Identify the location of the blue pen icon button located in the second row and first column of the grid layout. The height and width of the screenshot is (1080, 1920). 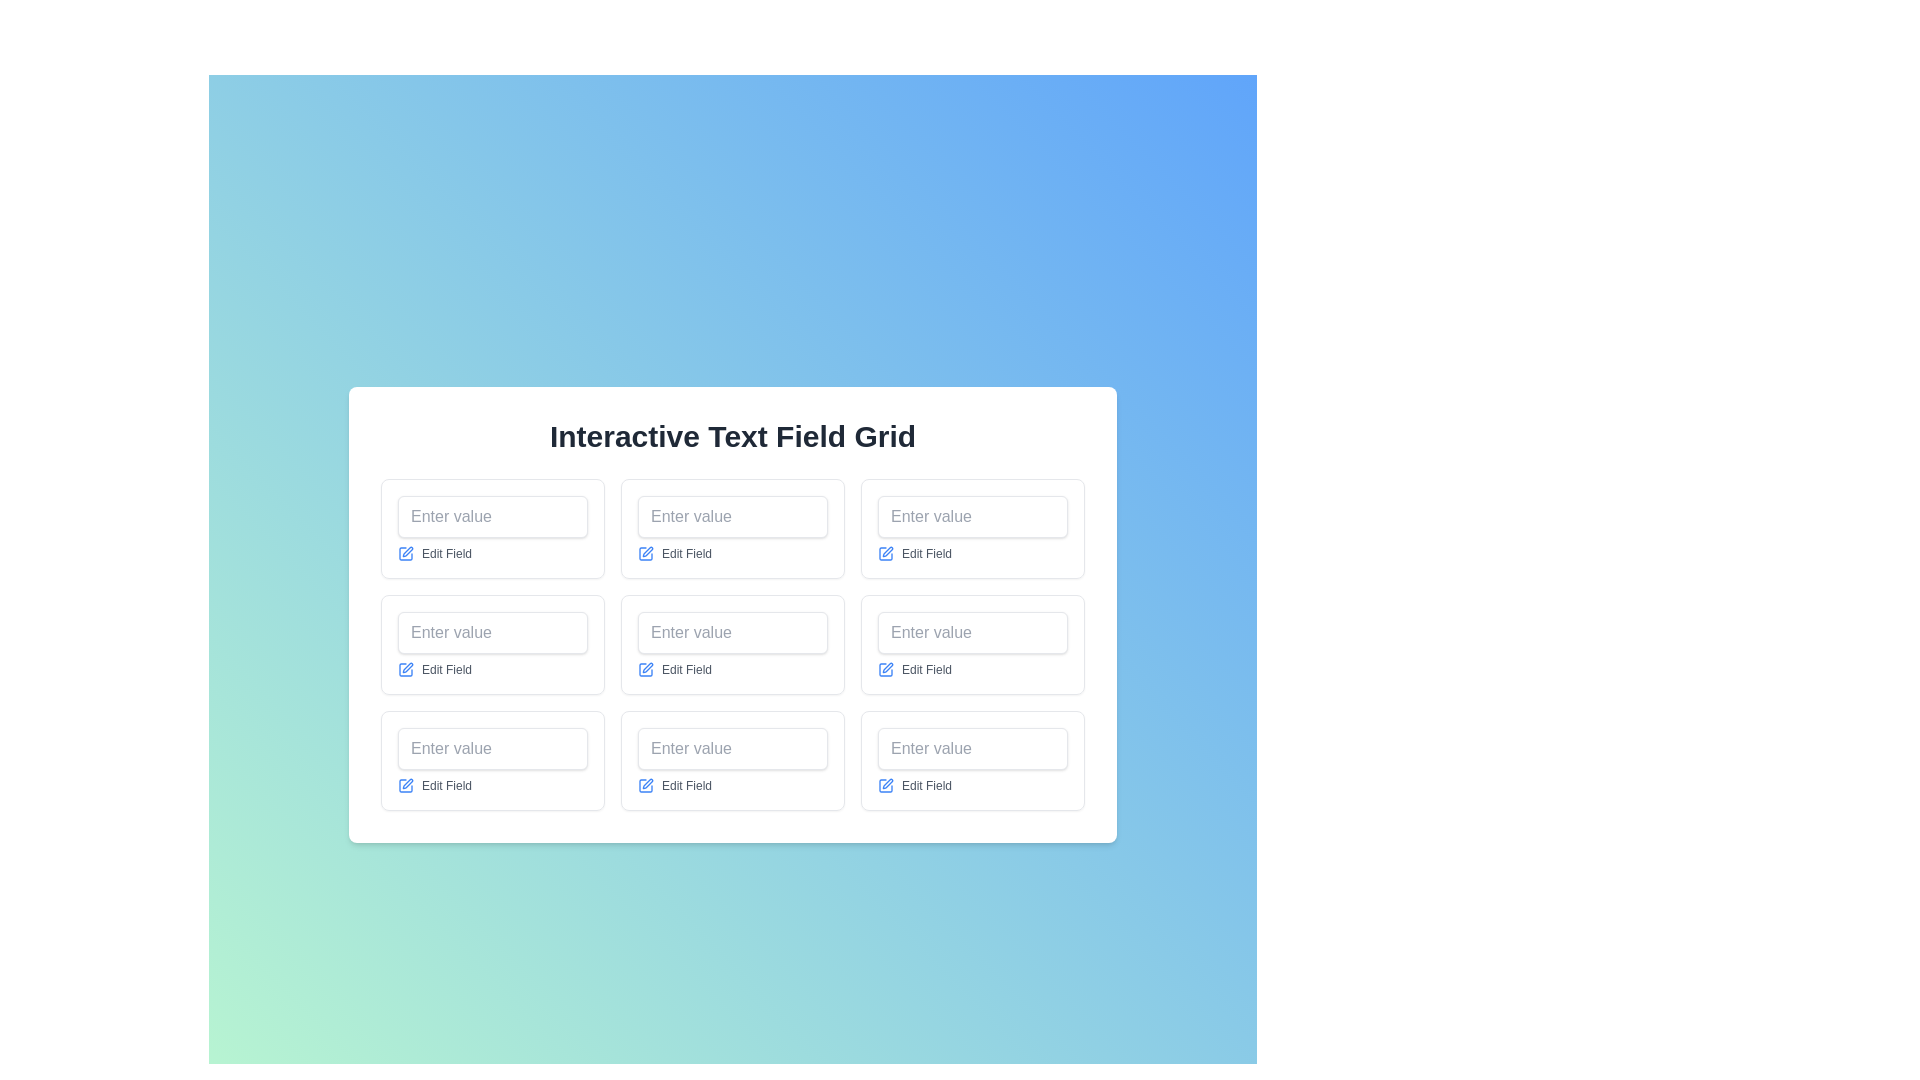
(407, 667).